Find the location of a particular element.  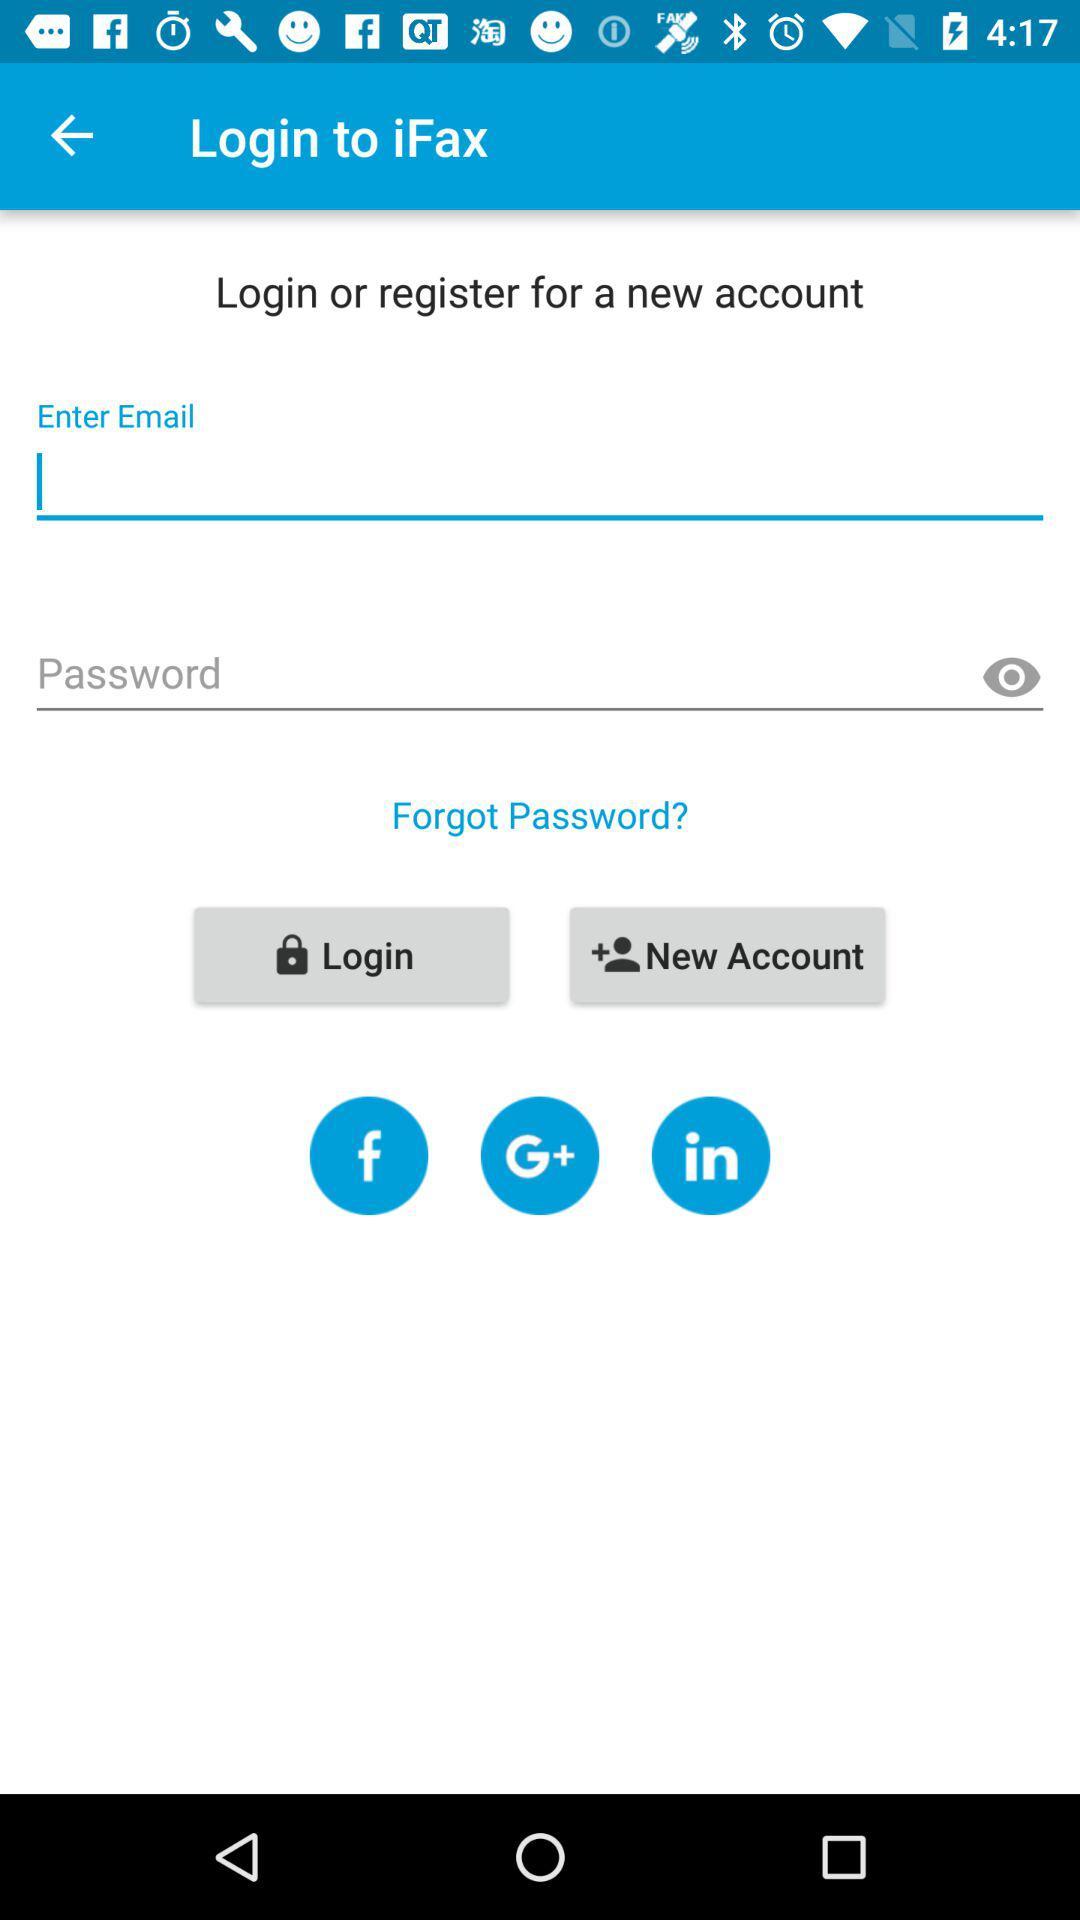

facebook is located at coordinates (369, 1155).